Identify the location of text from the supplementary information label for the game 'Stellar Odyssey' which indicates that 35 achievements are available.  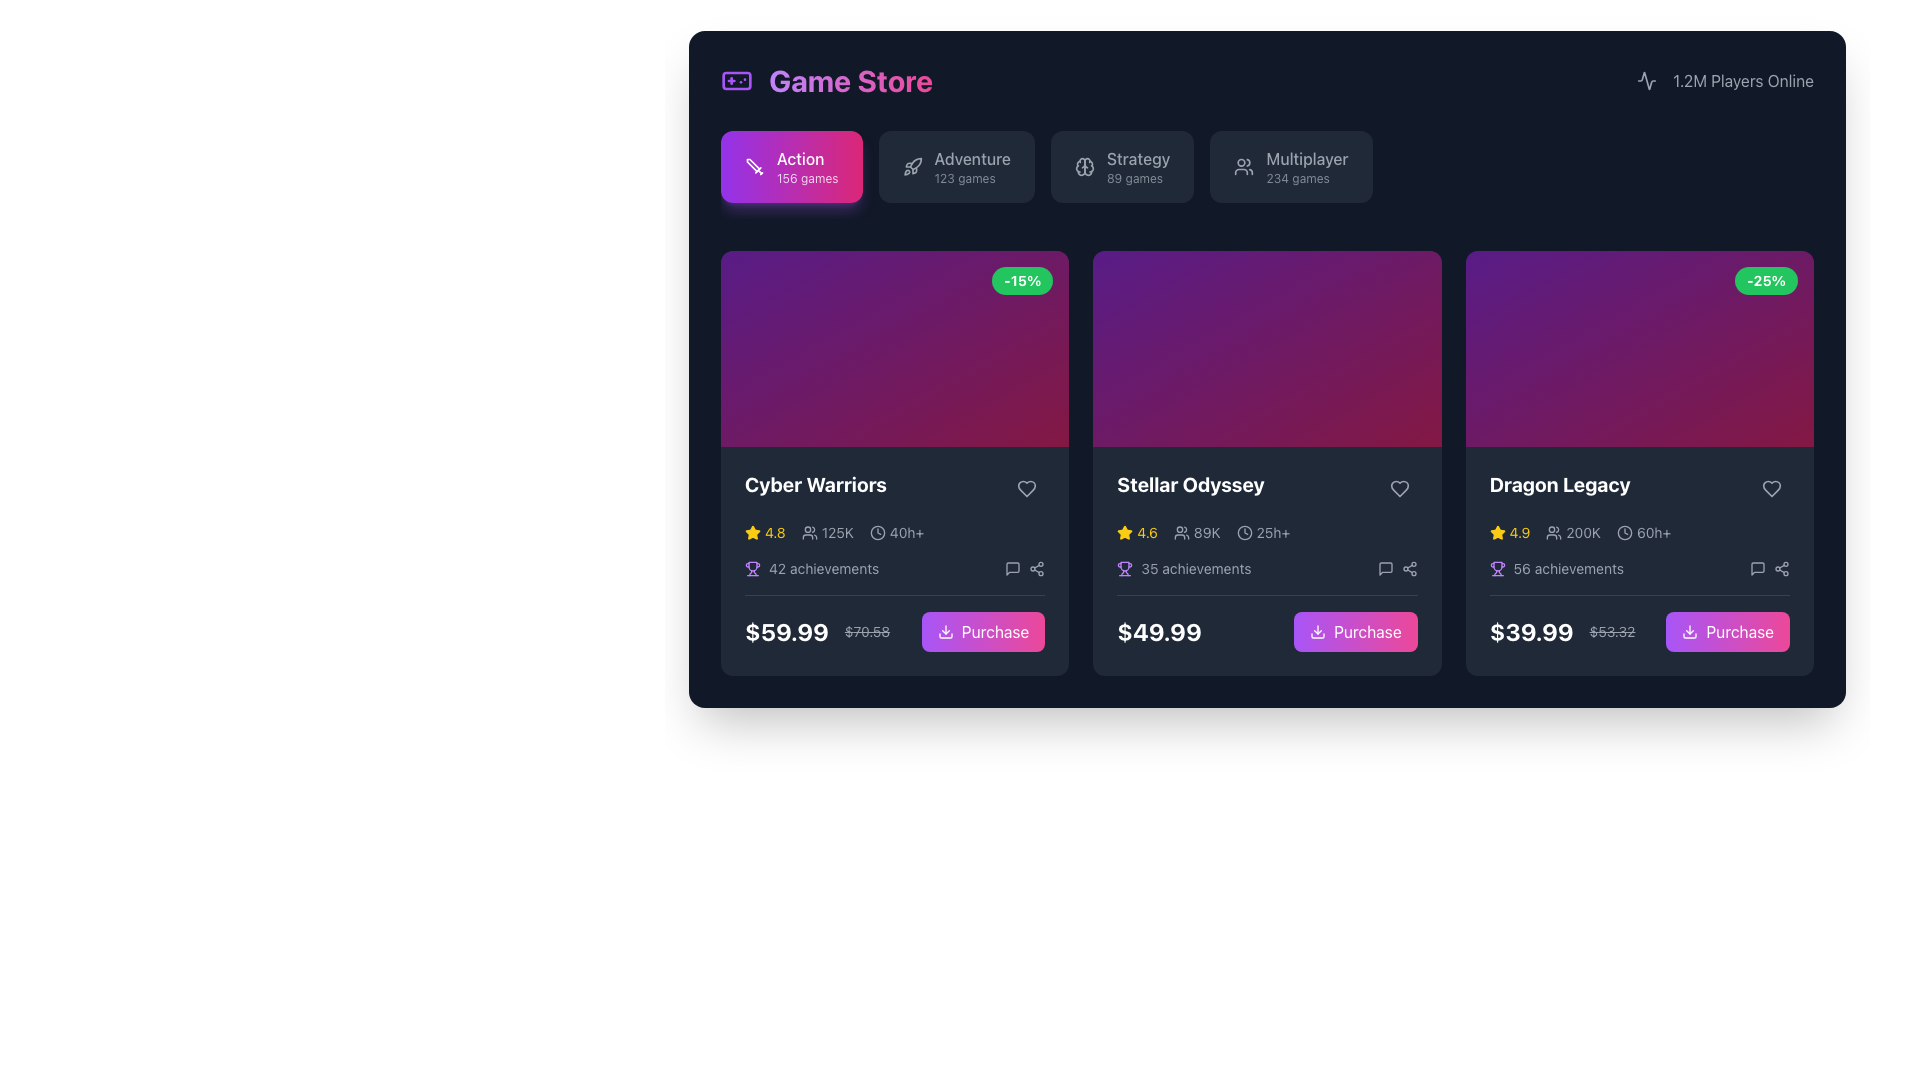
(1196, 568).